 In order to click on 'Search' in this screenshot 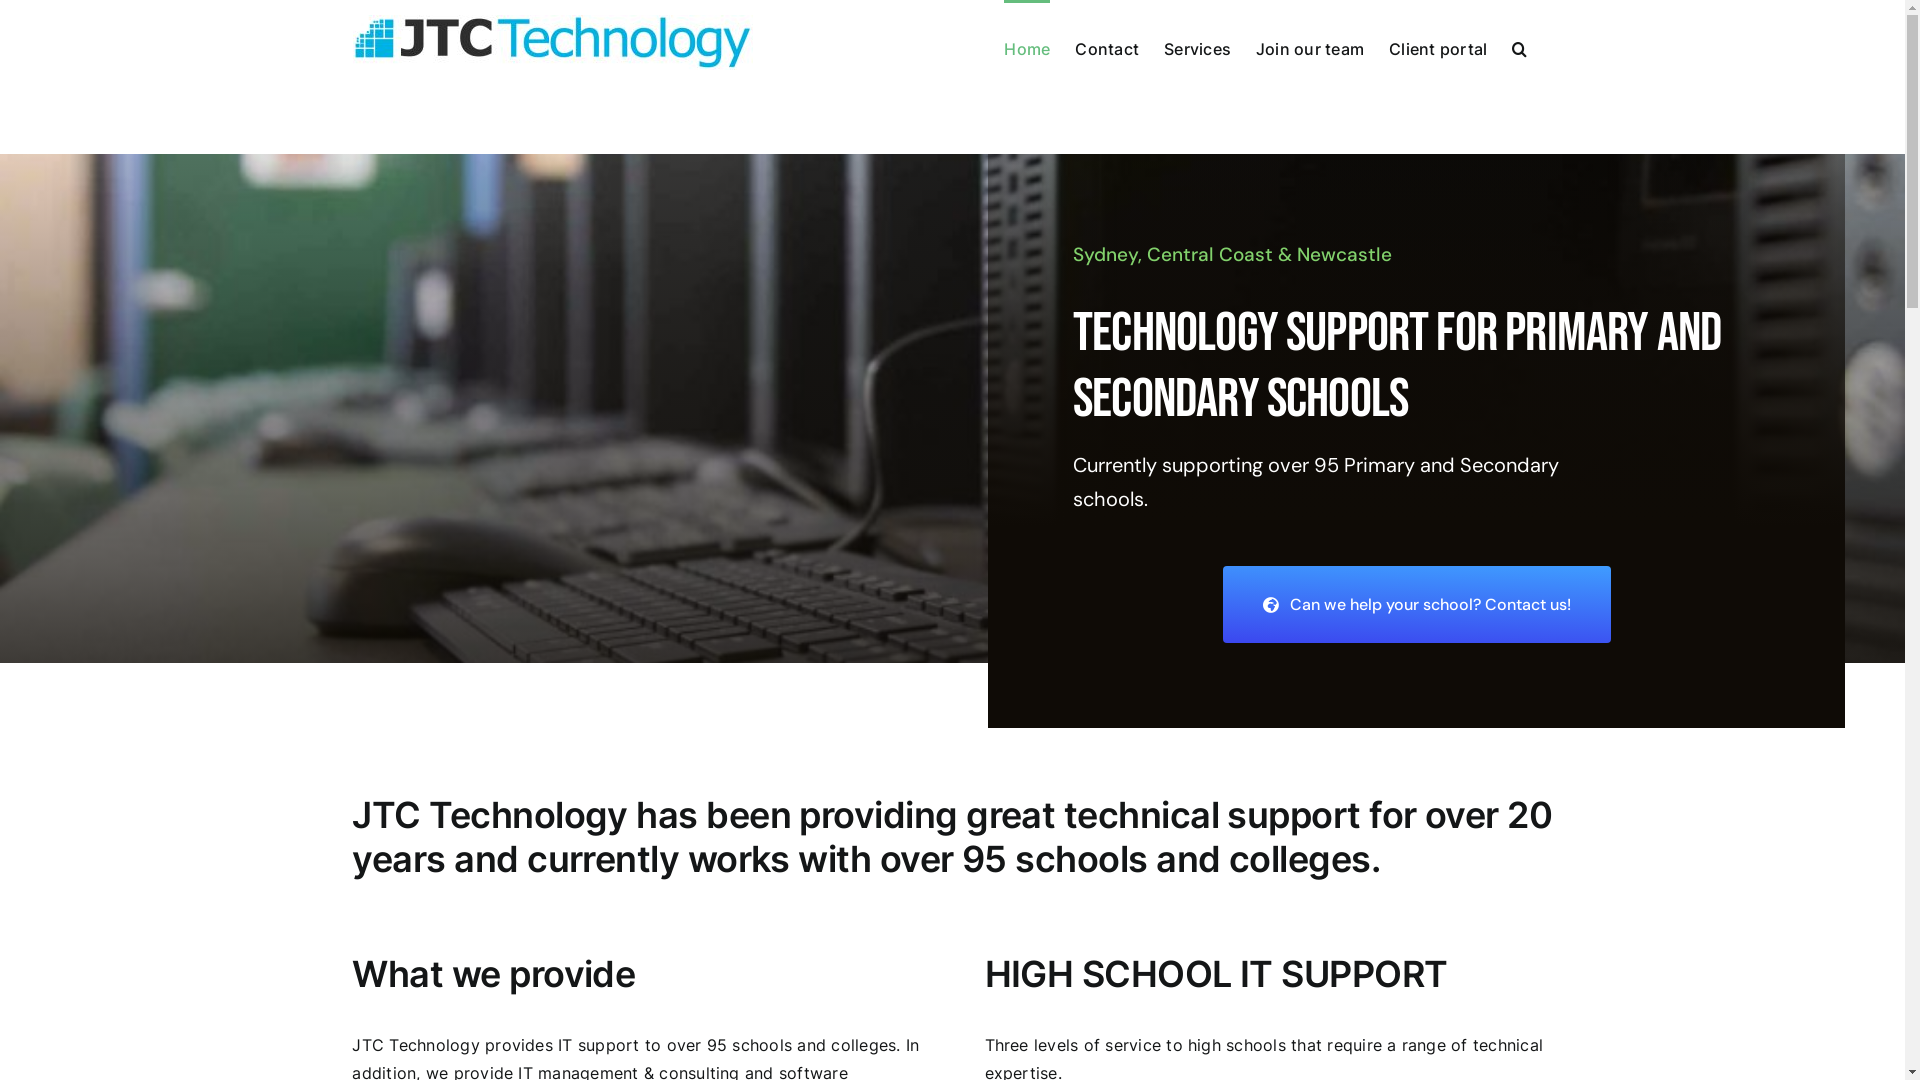, I will do `click(1519, 45)`.